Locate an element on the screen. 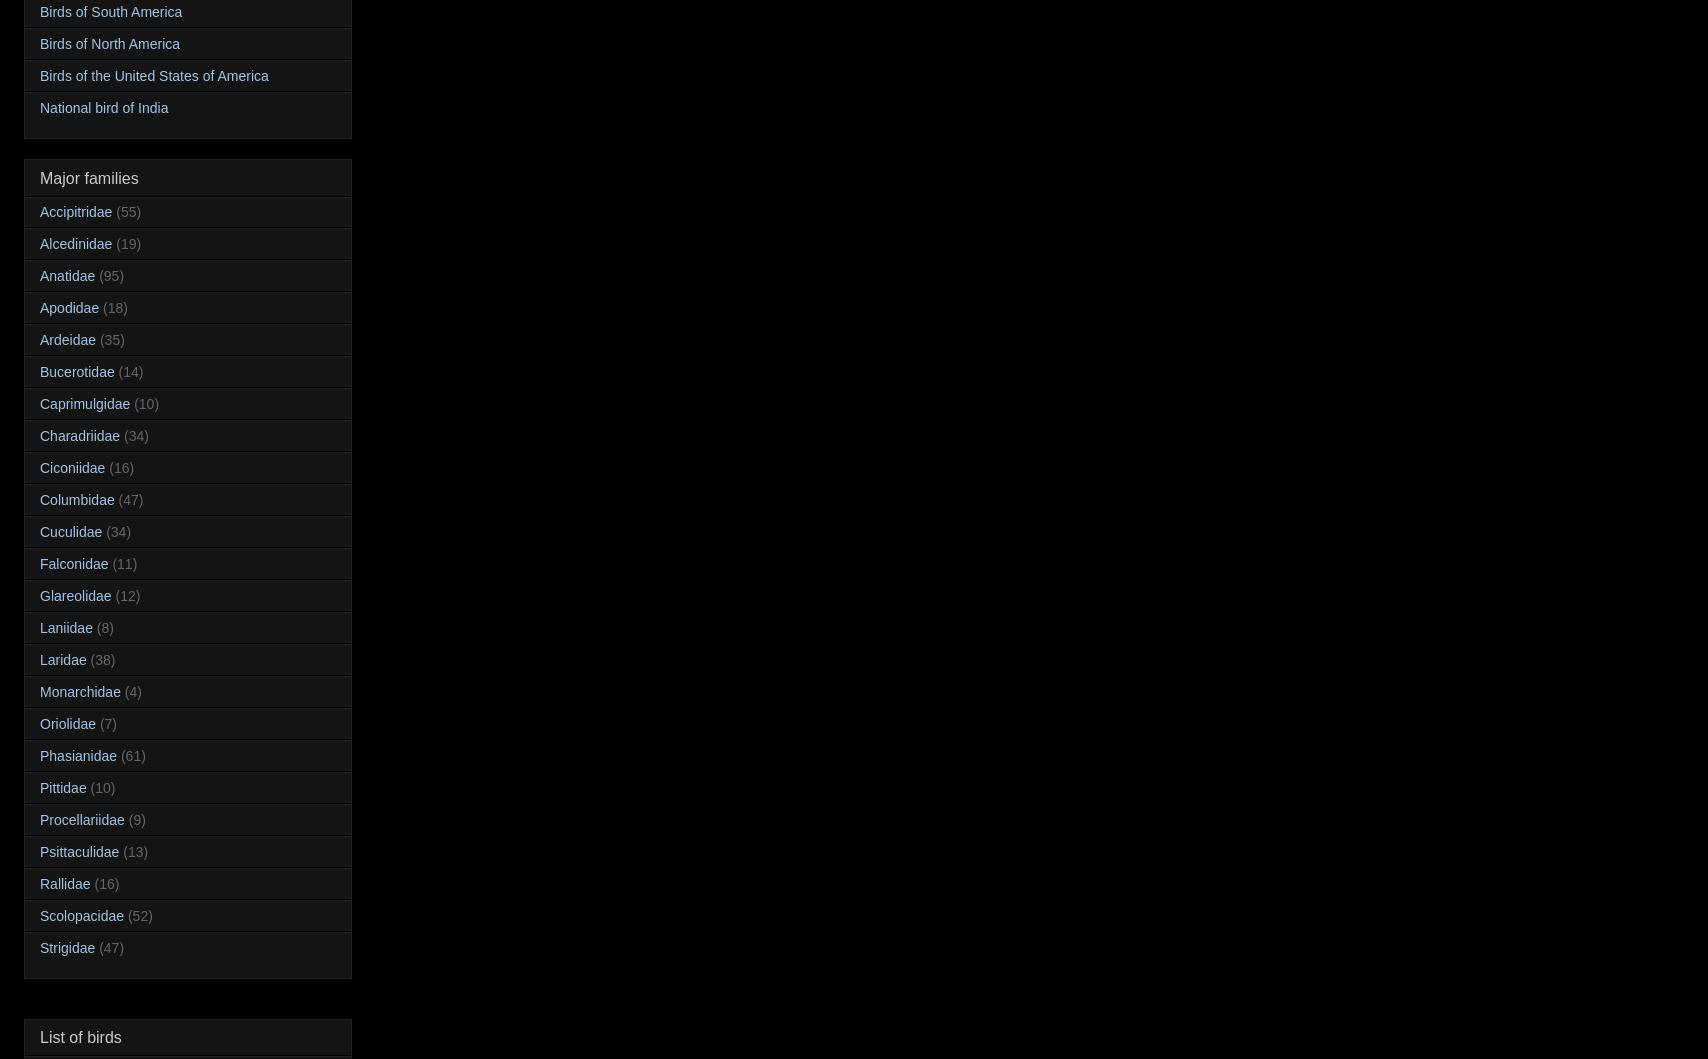  'National bird of India' is located at coordinates (104, 107).